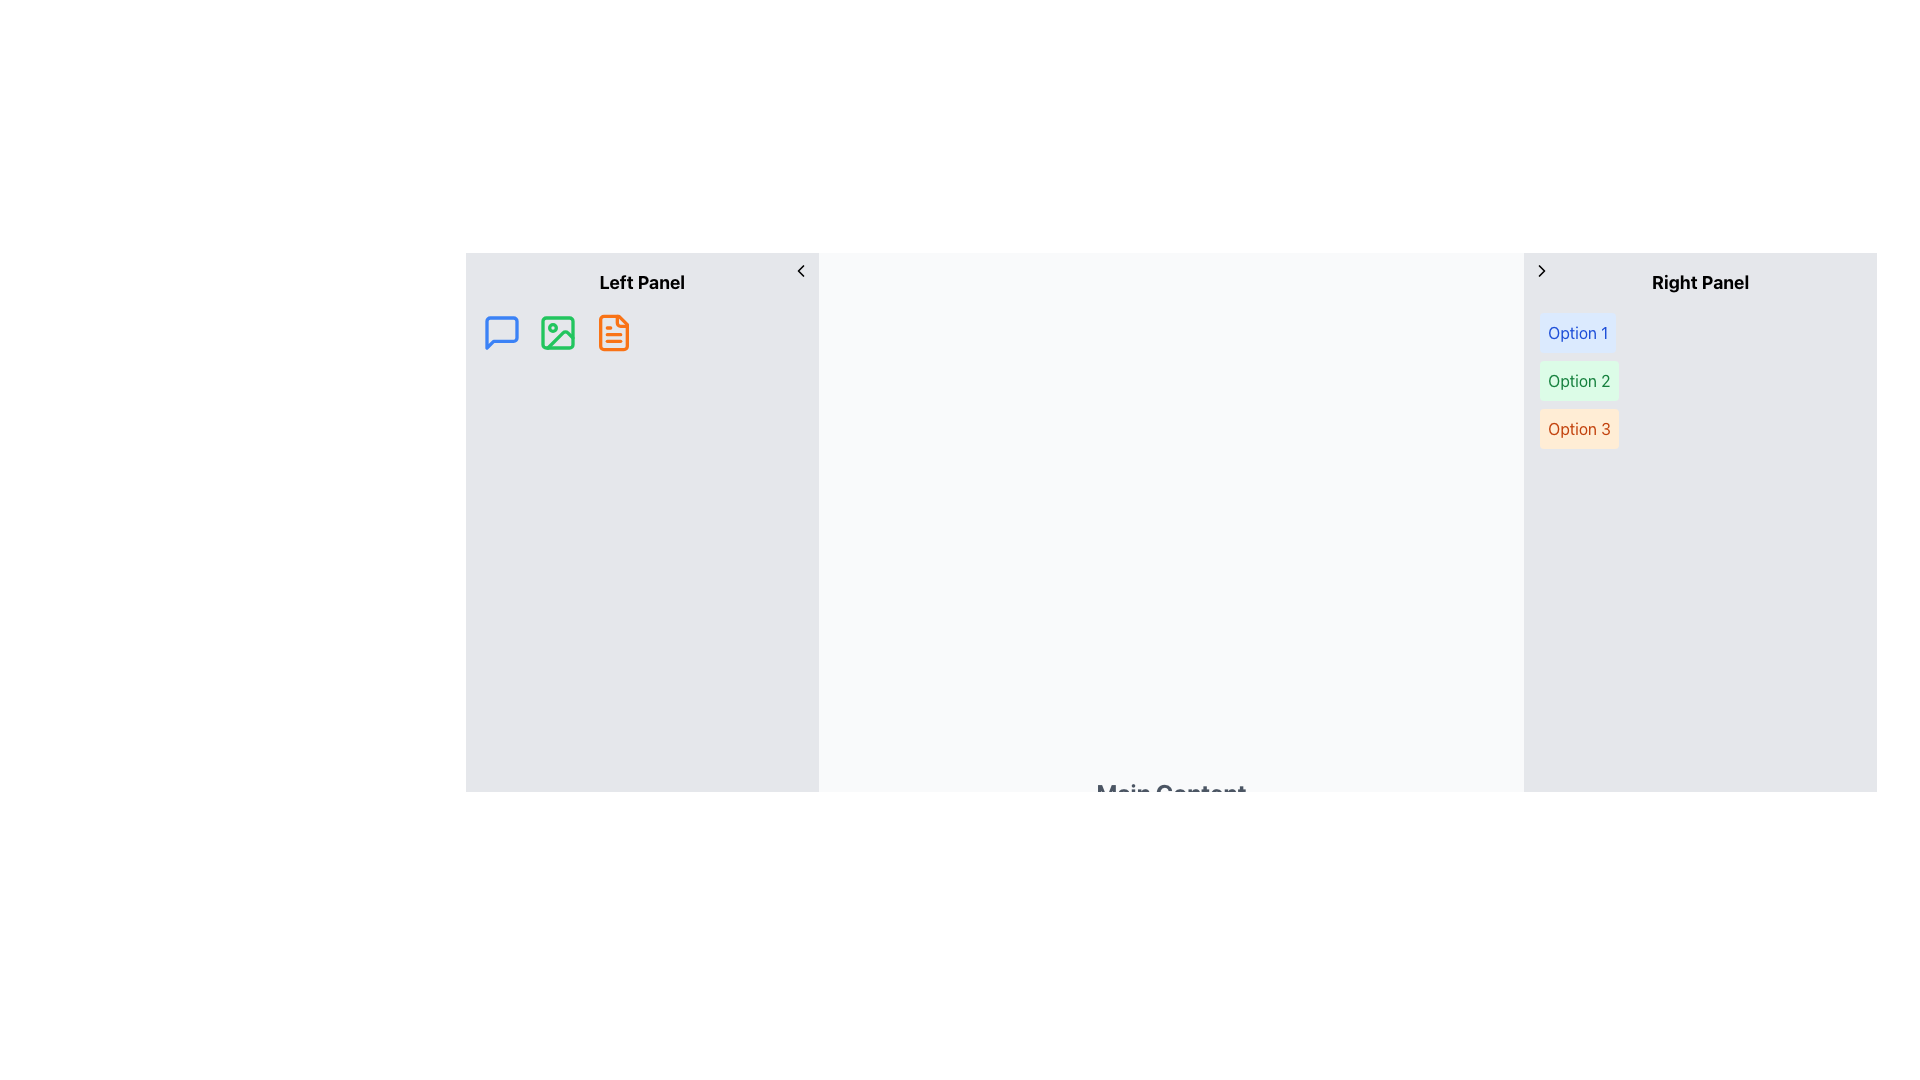  I want to click on the blue speech bubble icon located in the left panel, which is the third icon from the left in the navigation row, so click(502, 331).